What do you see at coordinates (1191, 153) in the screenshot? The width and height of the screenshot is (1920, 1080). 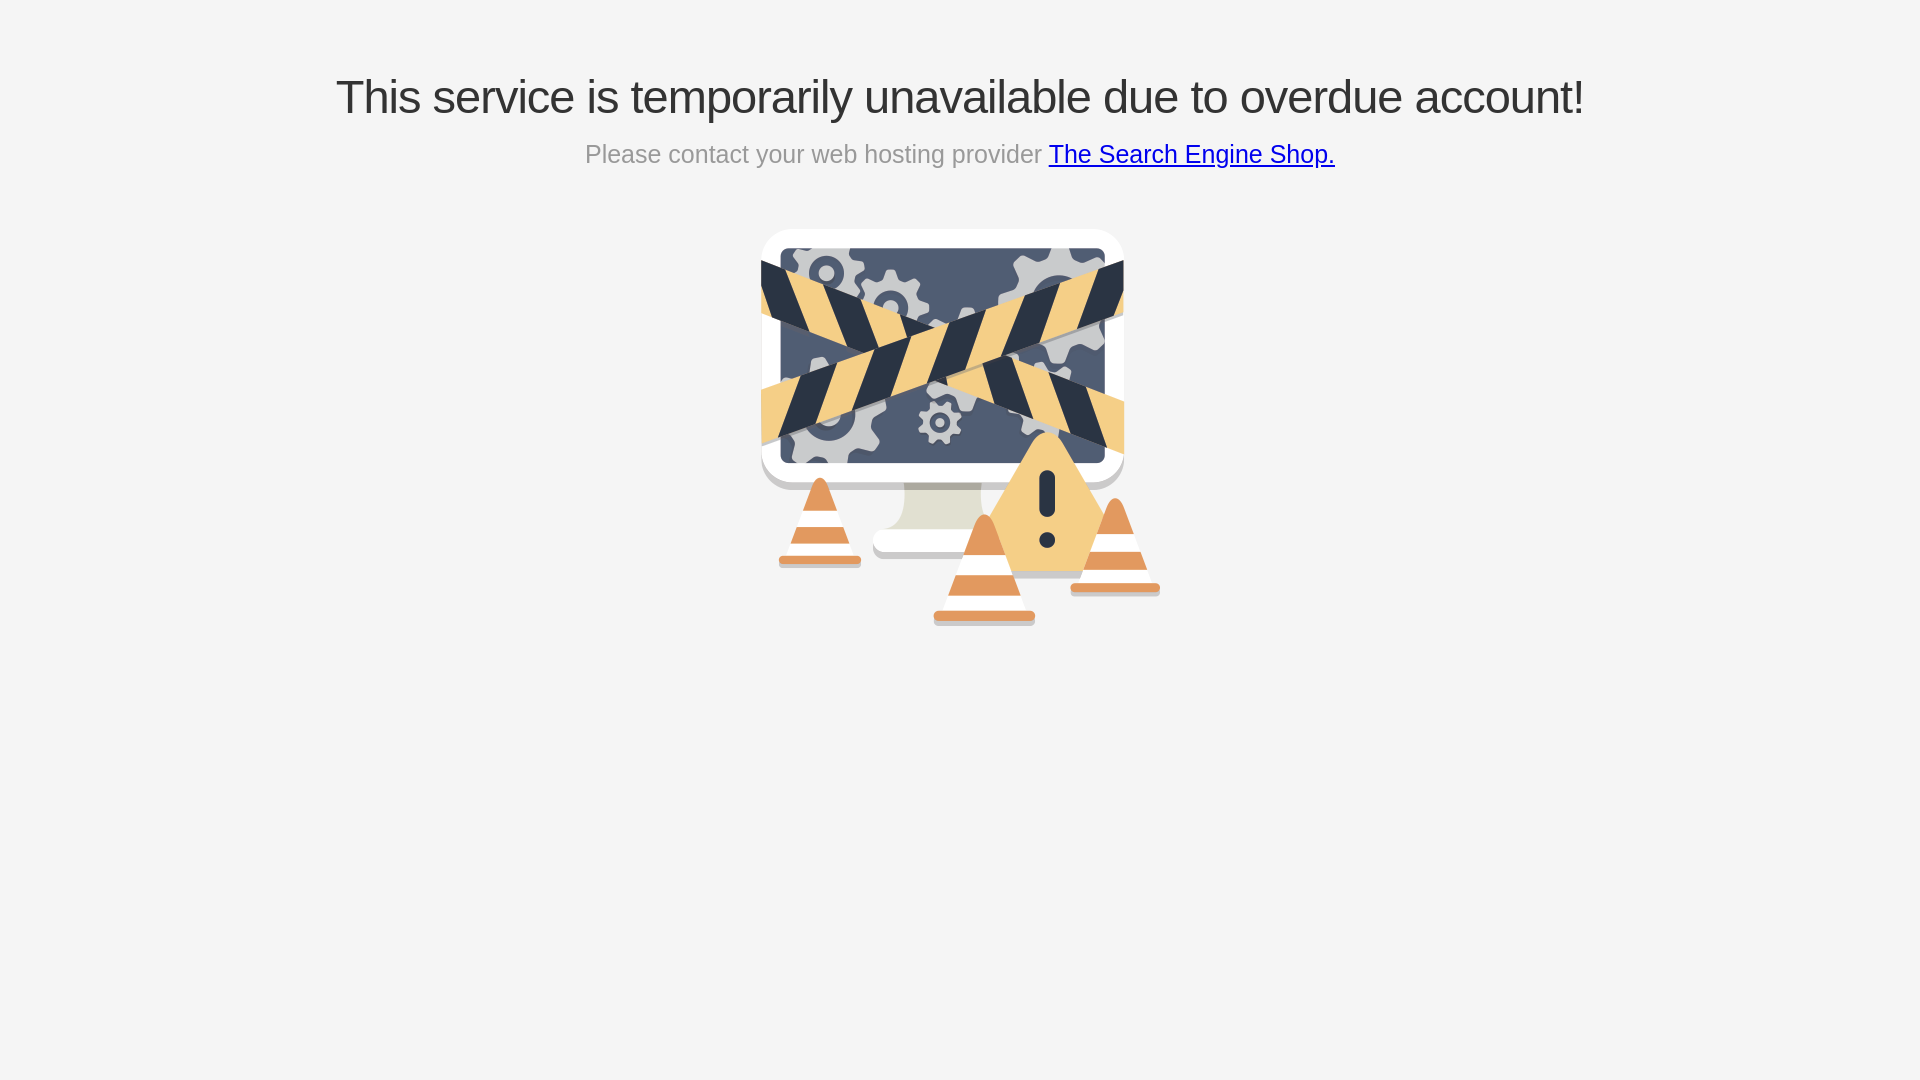 I see `'The Search Engine Shop.'` at bounding box center [1191, 153].